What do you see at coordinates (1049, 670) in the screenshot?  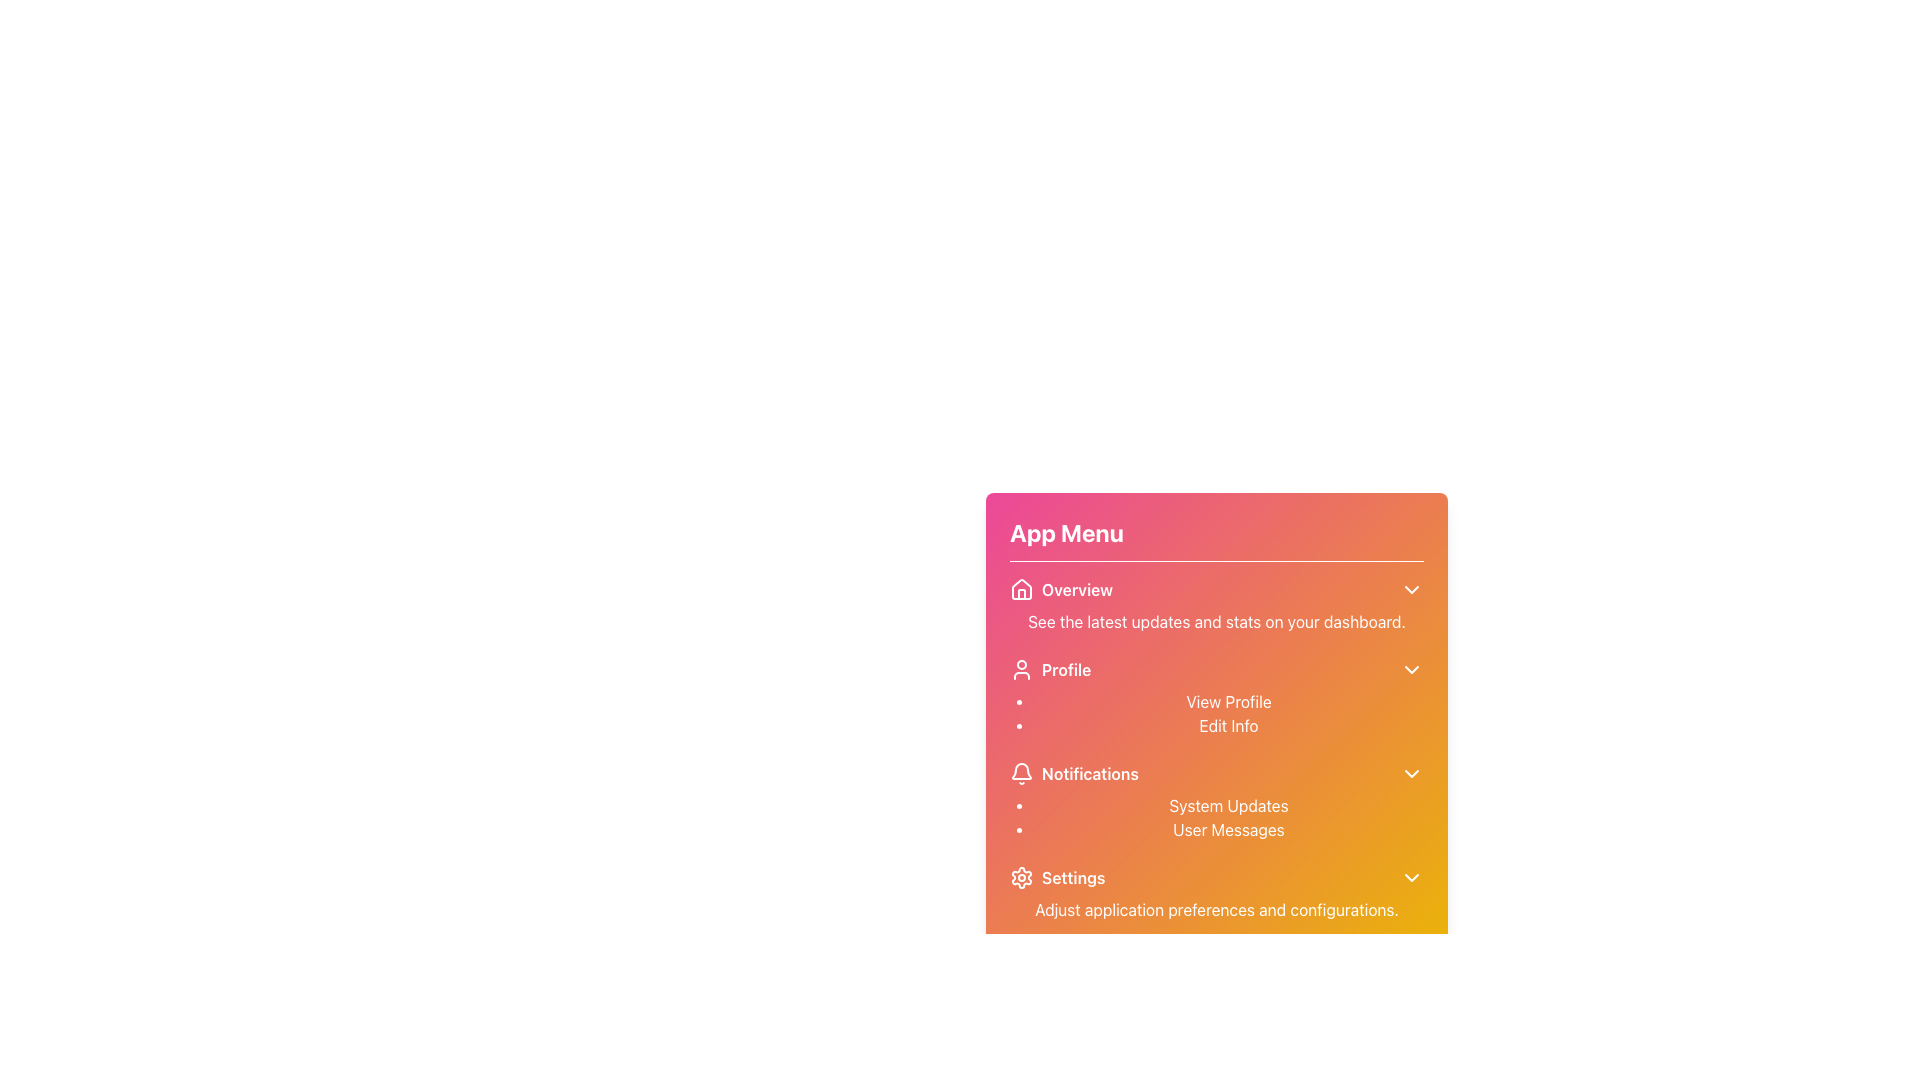 I see `the 'Profile' menu item, which is the second option in the vertical list of the gradient menu sidebar` at bounding box center [1049, 670].